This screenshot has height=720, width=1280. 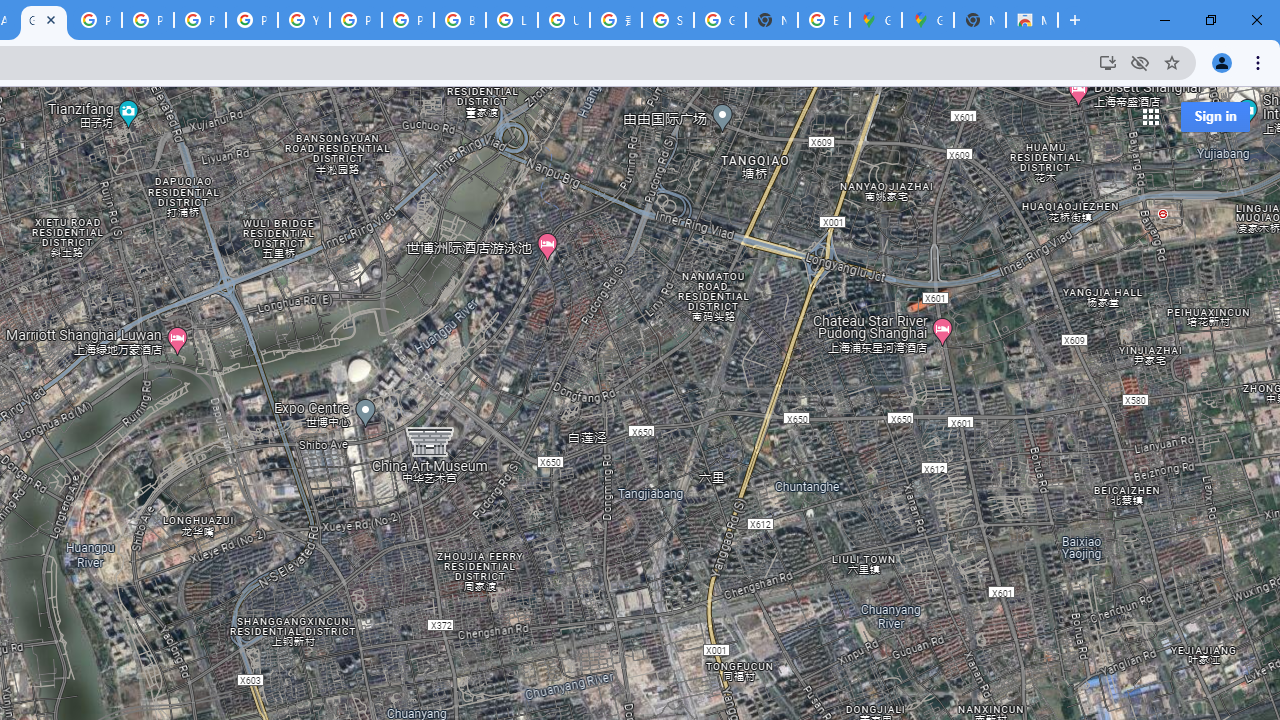 What do you see at coordinates (927, 20) in the screenshot?
I see `'Google Maps'` at bounding box center [927, 20].